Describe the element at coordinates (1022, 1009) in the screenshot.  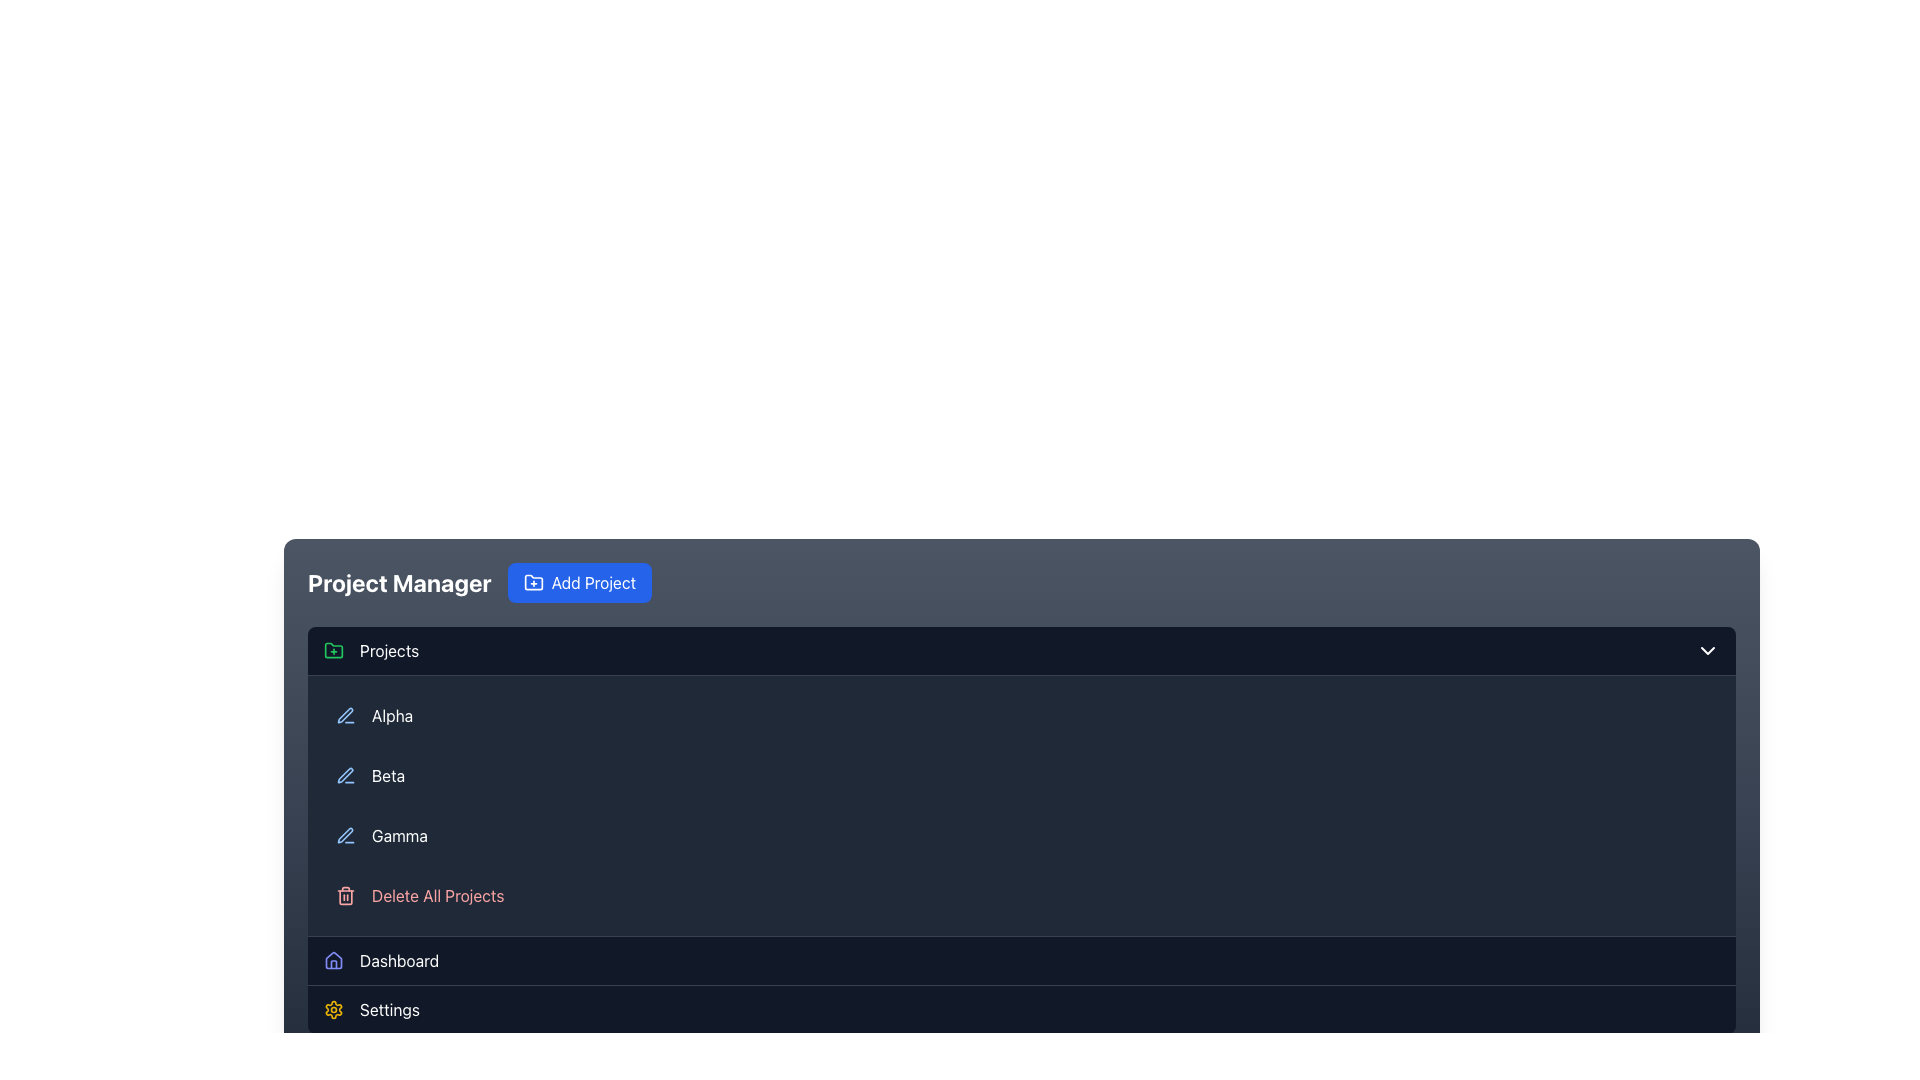
I see `the bottom-most button in the 'Project Manager' menu` at that location.